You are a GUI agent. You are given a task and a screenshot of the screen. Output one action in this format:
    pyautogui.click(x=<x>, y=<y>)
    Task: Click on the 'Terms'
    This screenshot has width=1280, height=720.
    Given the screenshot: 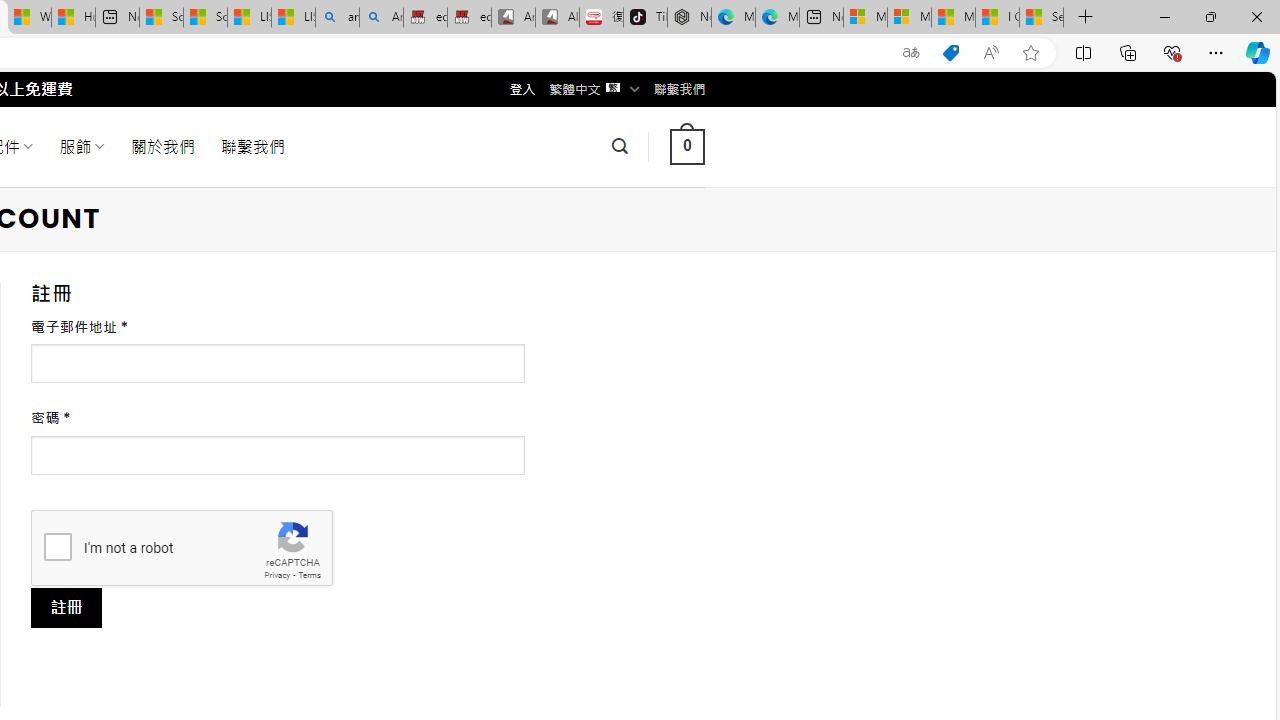 What is the action you would take?
    pyautogui.click(x=308, y=575)
    